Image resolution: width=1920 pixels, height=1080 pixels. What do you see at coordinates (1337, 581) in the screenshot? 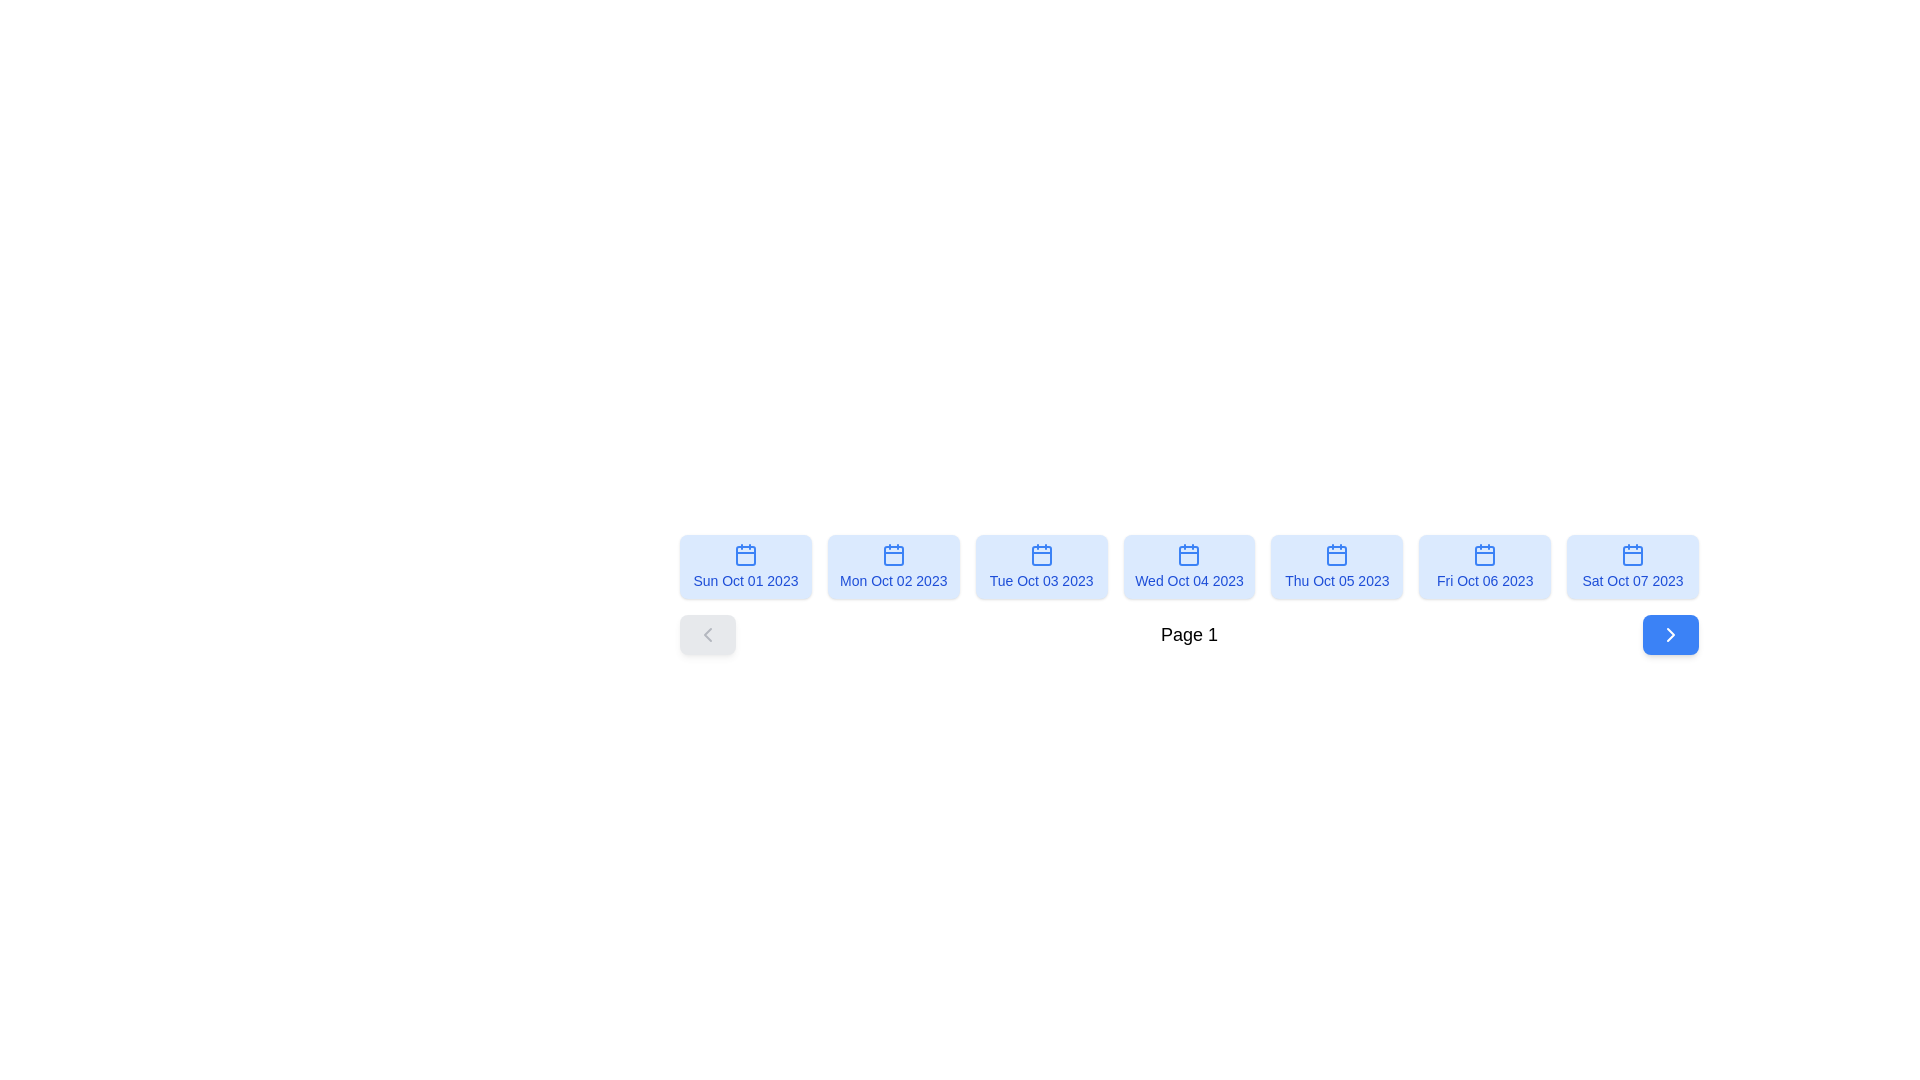
I see `displayed date text from the fifth item in the horizontally aligned list of date elements, specifically between 'Wed Oct 04 2023' and 'Fri Oct 06 2023'` at bounding box center [1337, 581].